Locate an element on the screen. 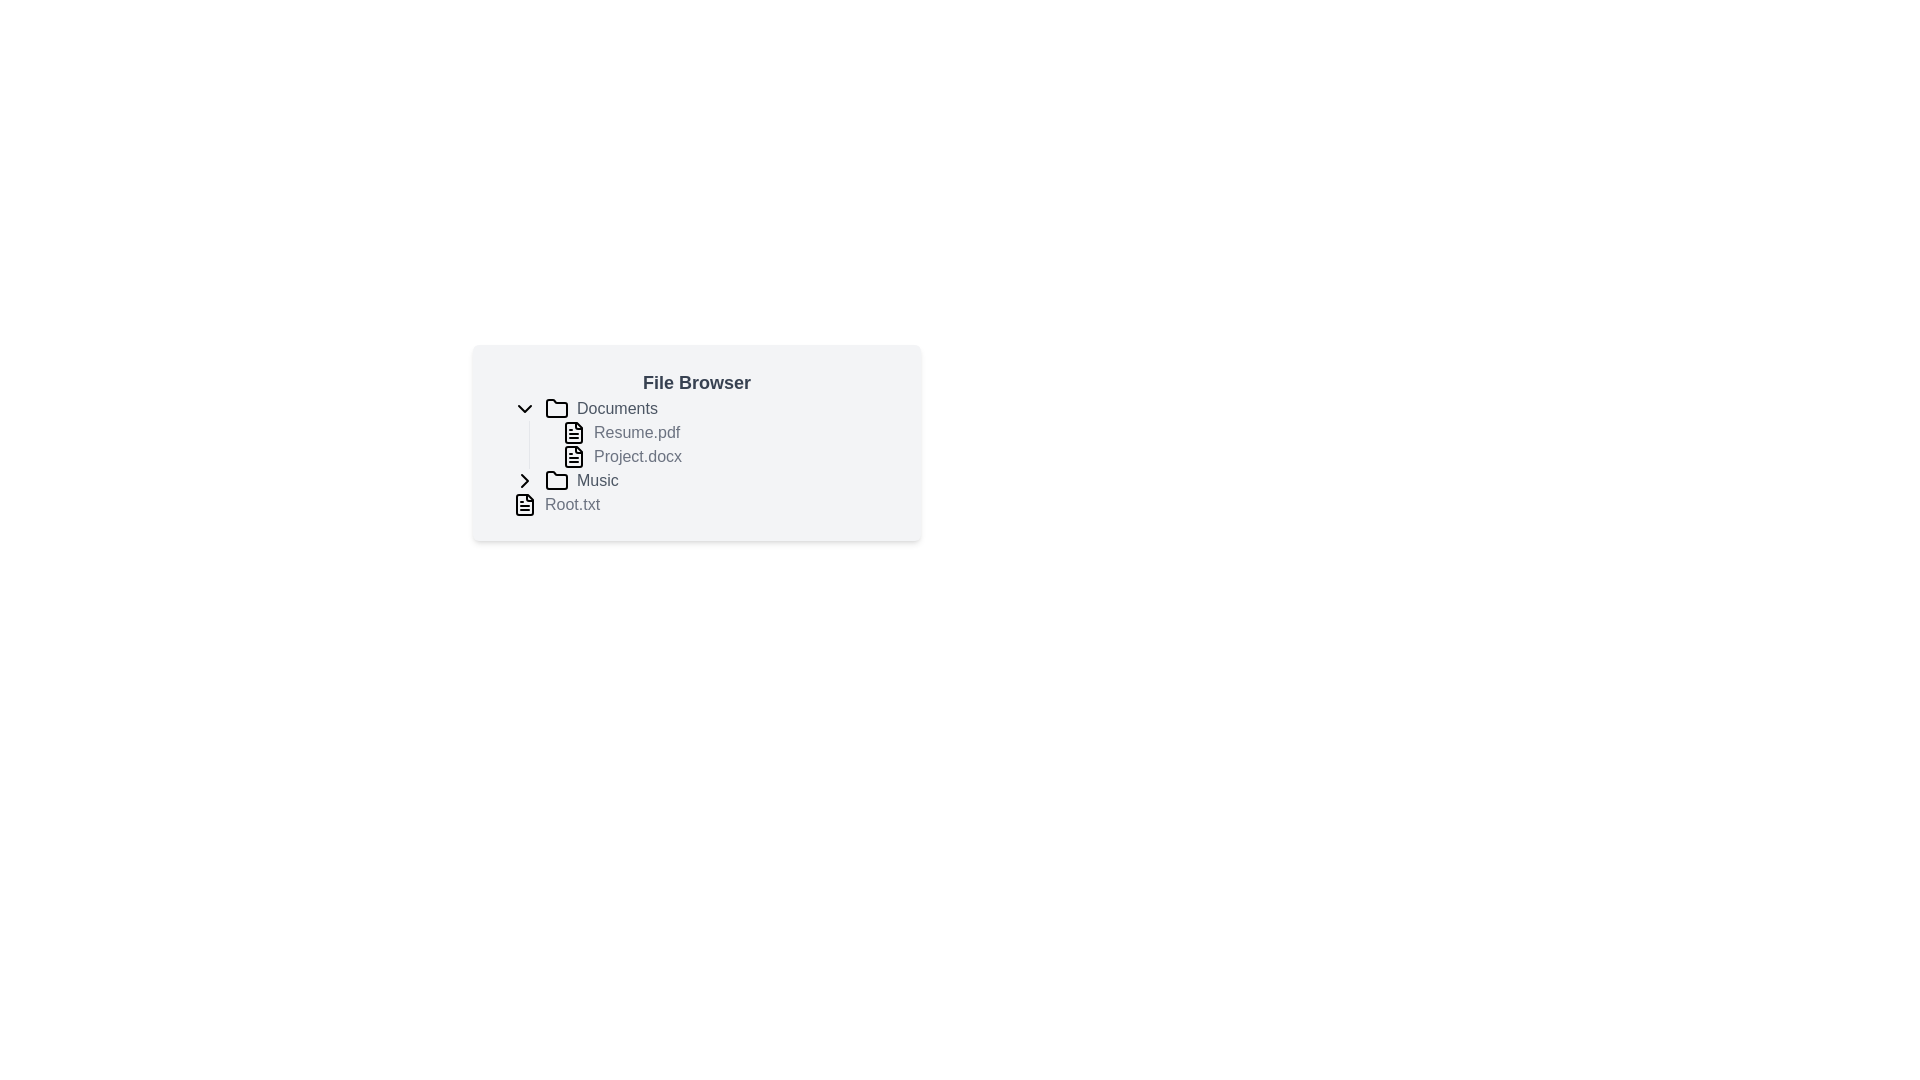  the file entry labeled 'Project.docx', which is the second file listed under the 'Documents' folder in the file browser panel is located at coordinates (621, 456).